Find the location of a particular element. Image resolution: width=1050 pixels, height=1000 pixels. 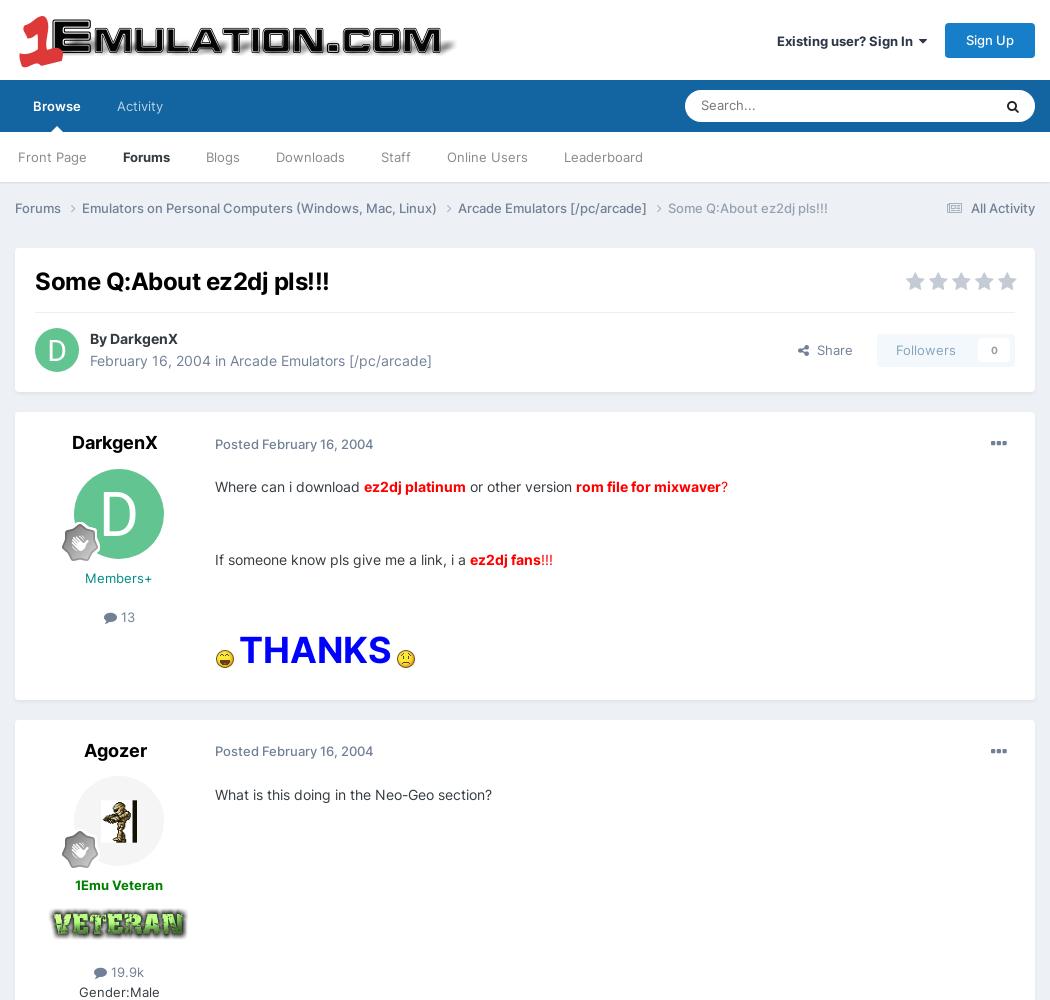

'Agozer' is located at coordinates (113, 748).